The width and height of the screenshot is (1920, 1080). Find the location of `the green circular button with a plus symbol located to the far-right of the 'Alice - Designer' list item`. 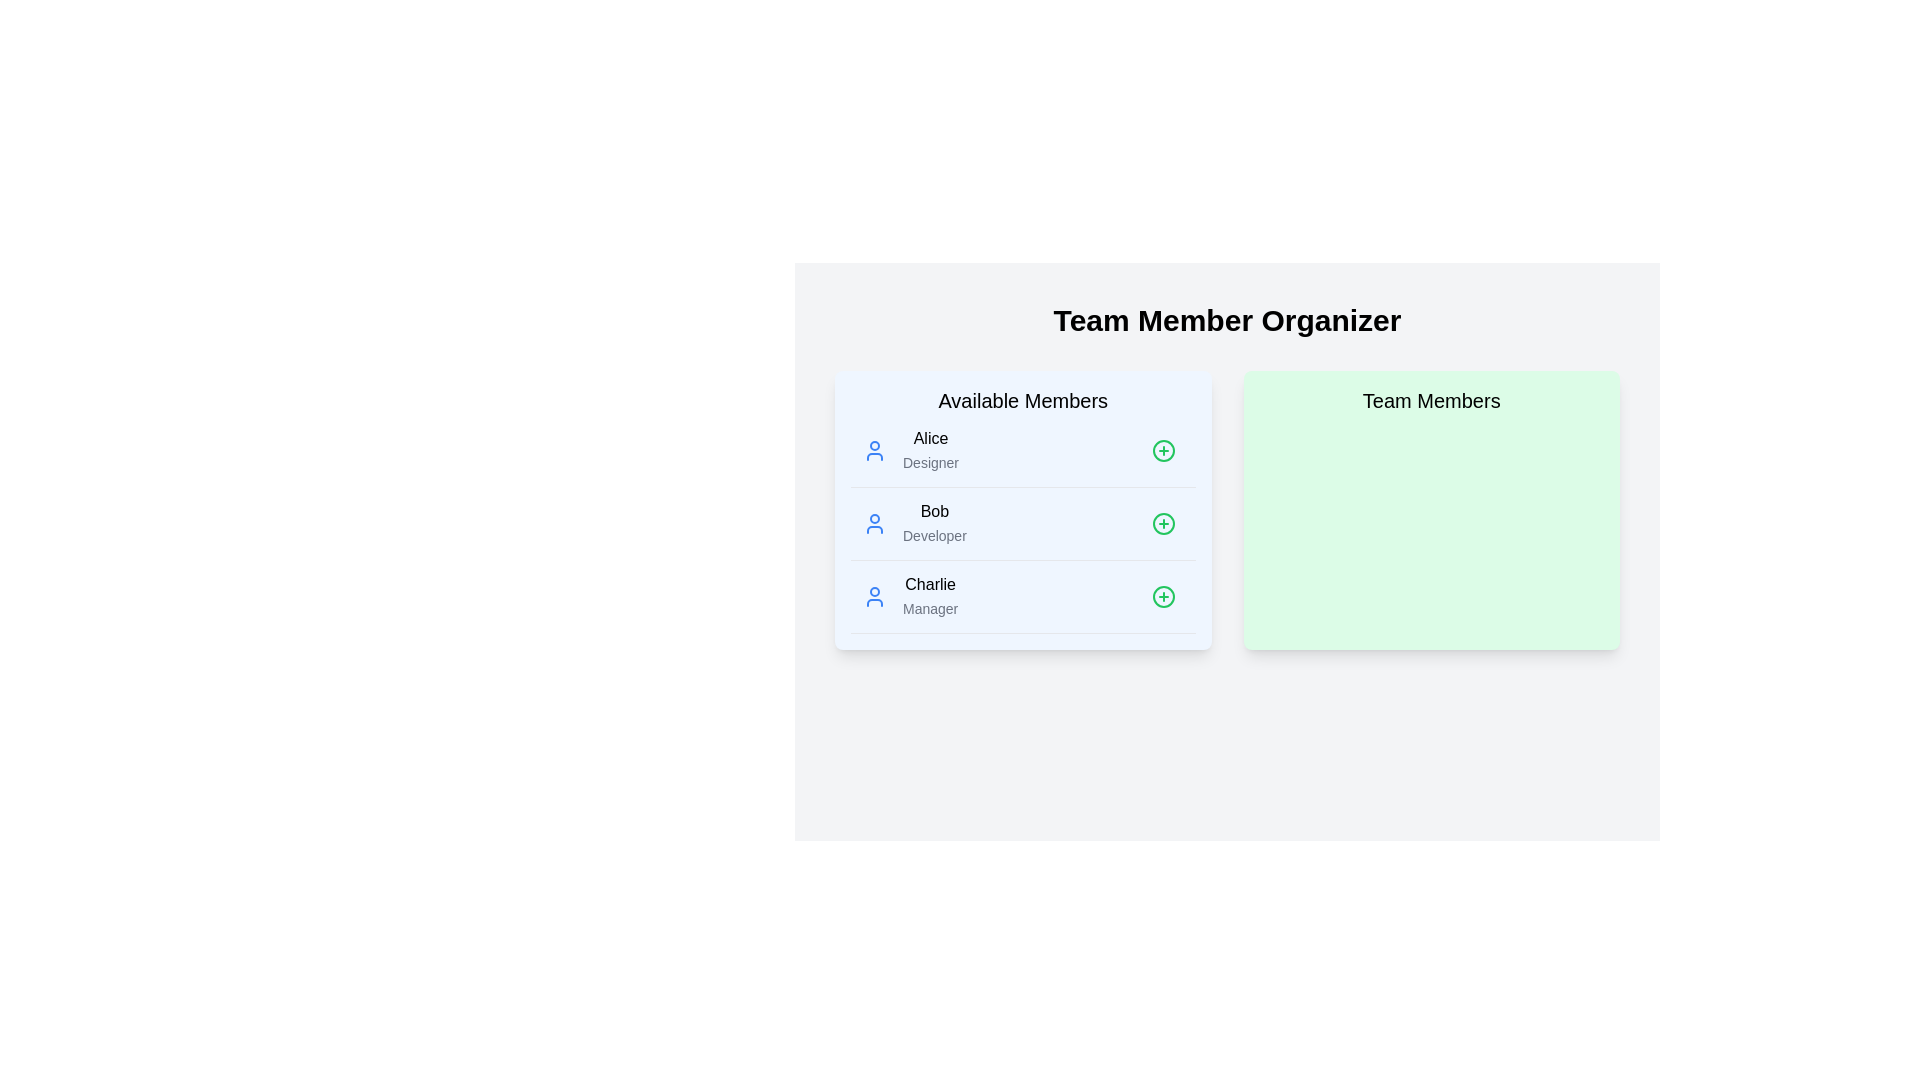

the green circular button with a plus symbol located to the far-right of the 'Alice - Designer' list item is located at coordinates (1163, 451).